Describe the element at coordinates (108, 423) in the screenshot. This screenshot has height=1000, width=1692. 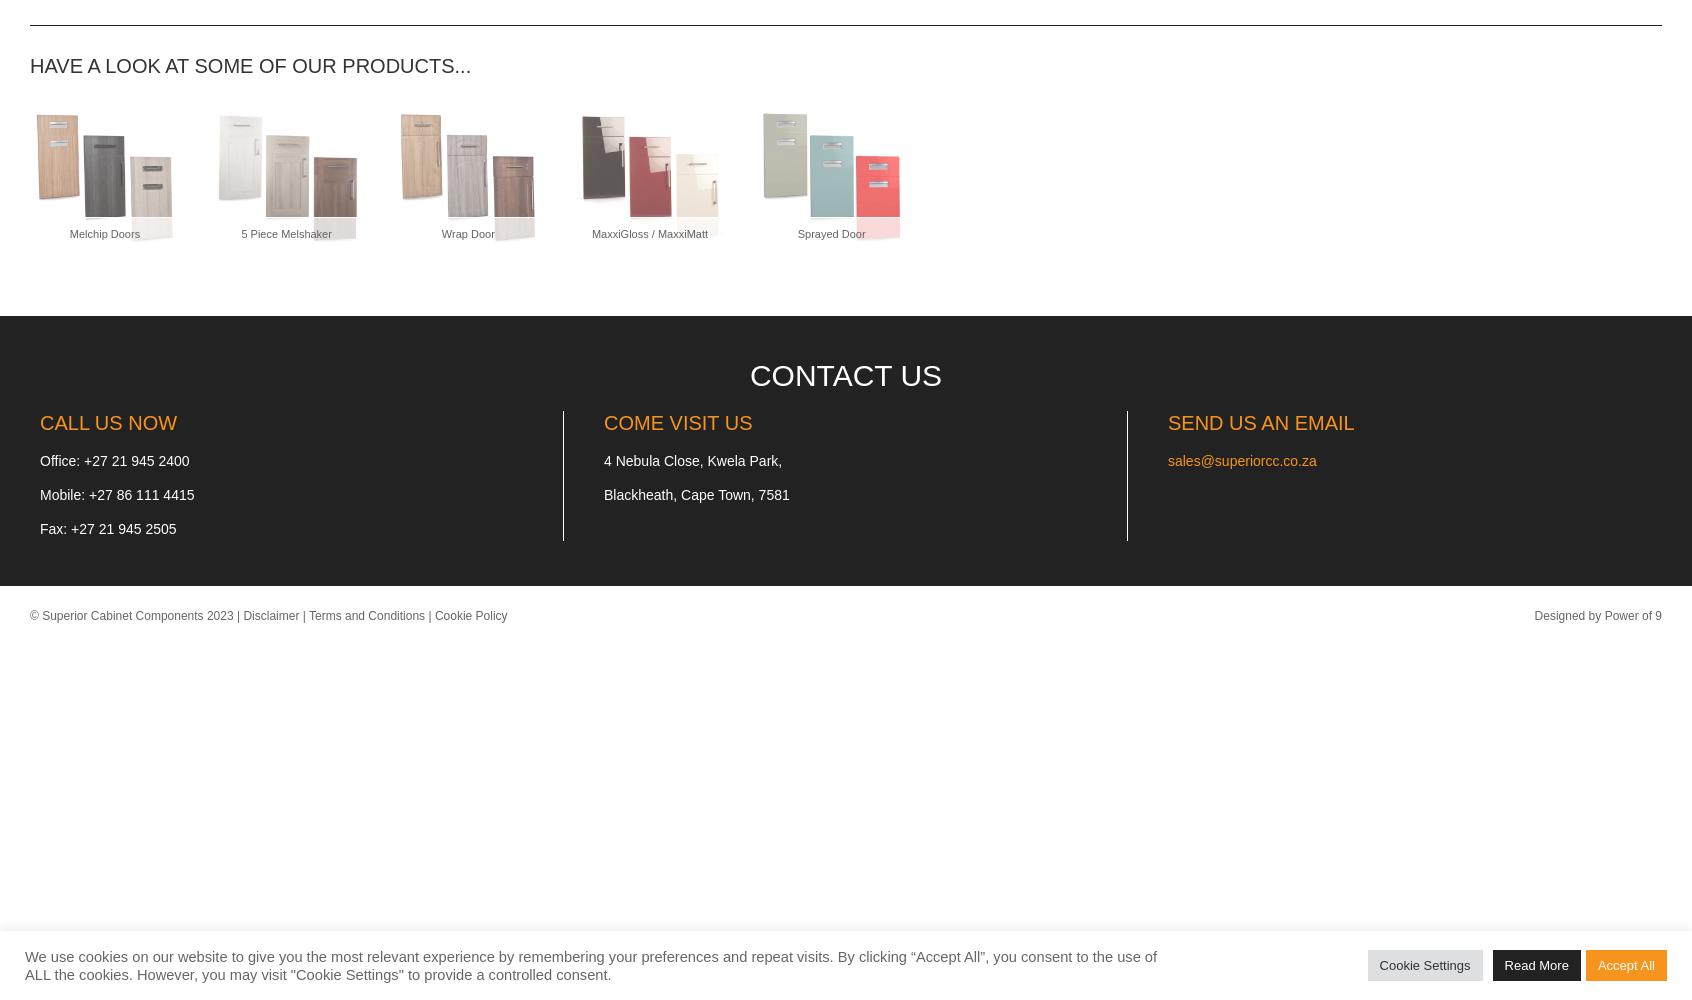
I see `'Call us now'` at that location.